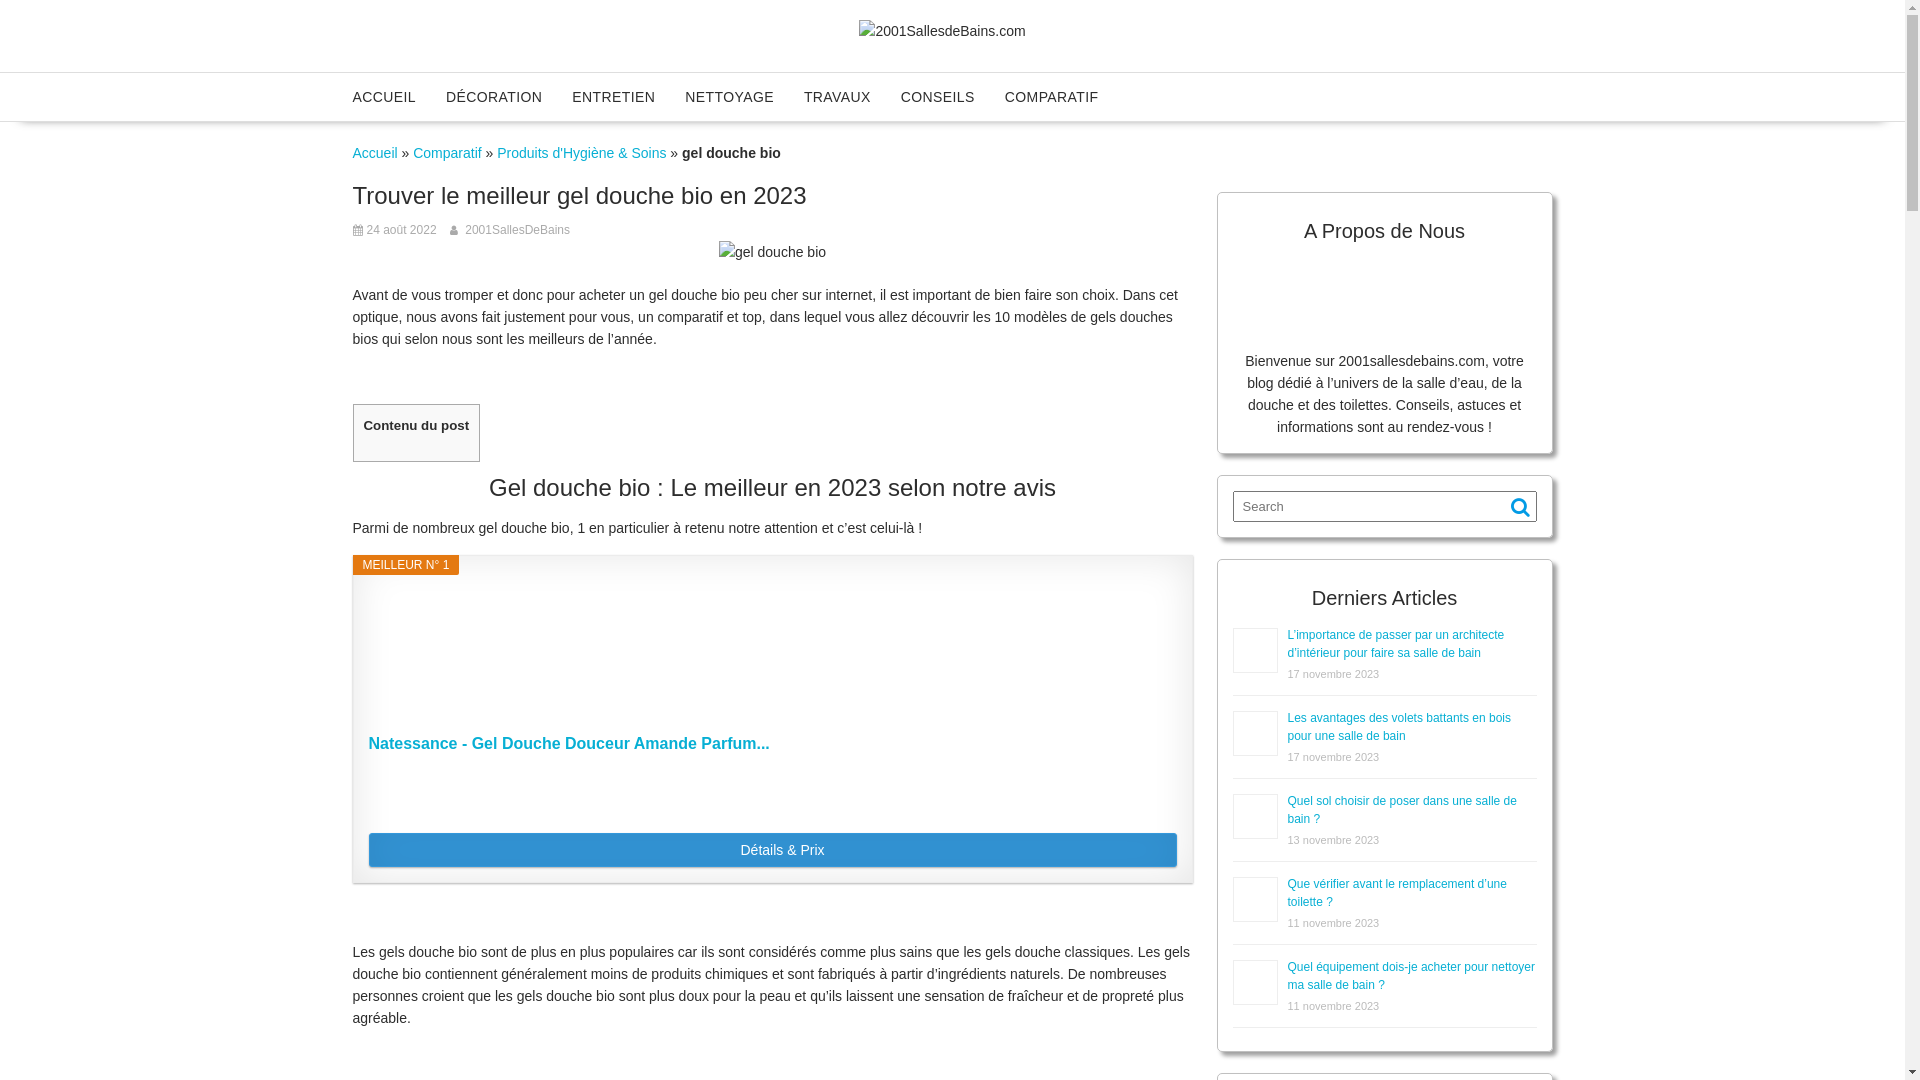  What do you see at coordinates (384, 96) in the screenshot?
I see `'ACCUEIL'` at bounding box center [384, 96].